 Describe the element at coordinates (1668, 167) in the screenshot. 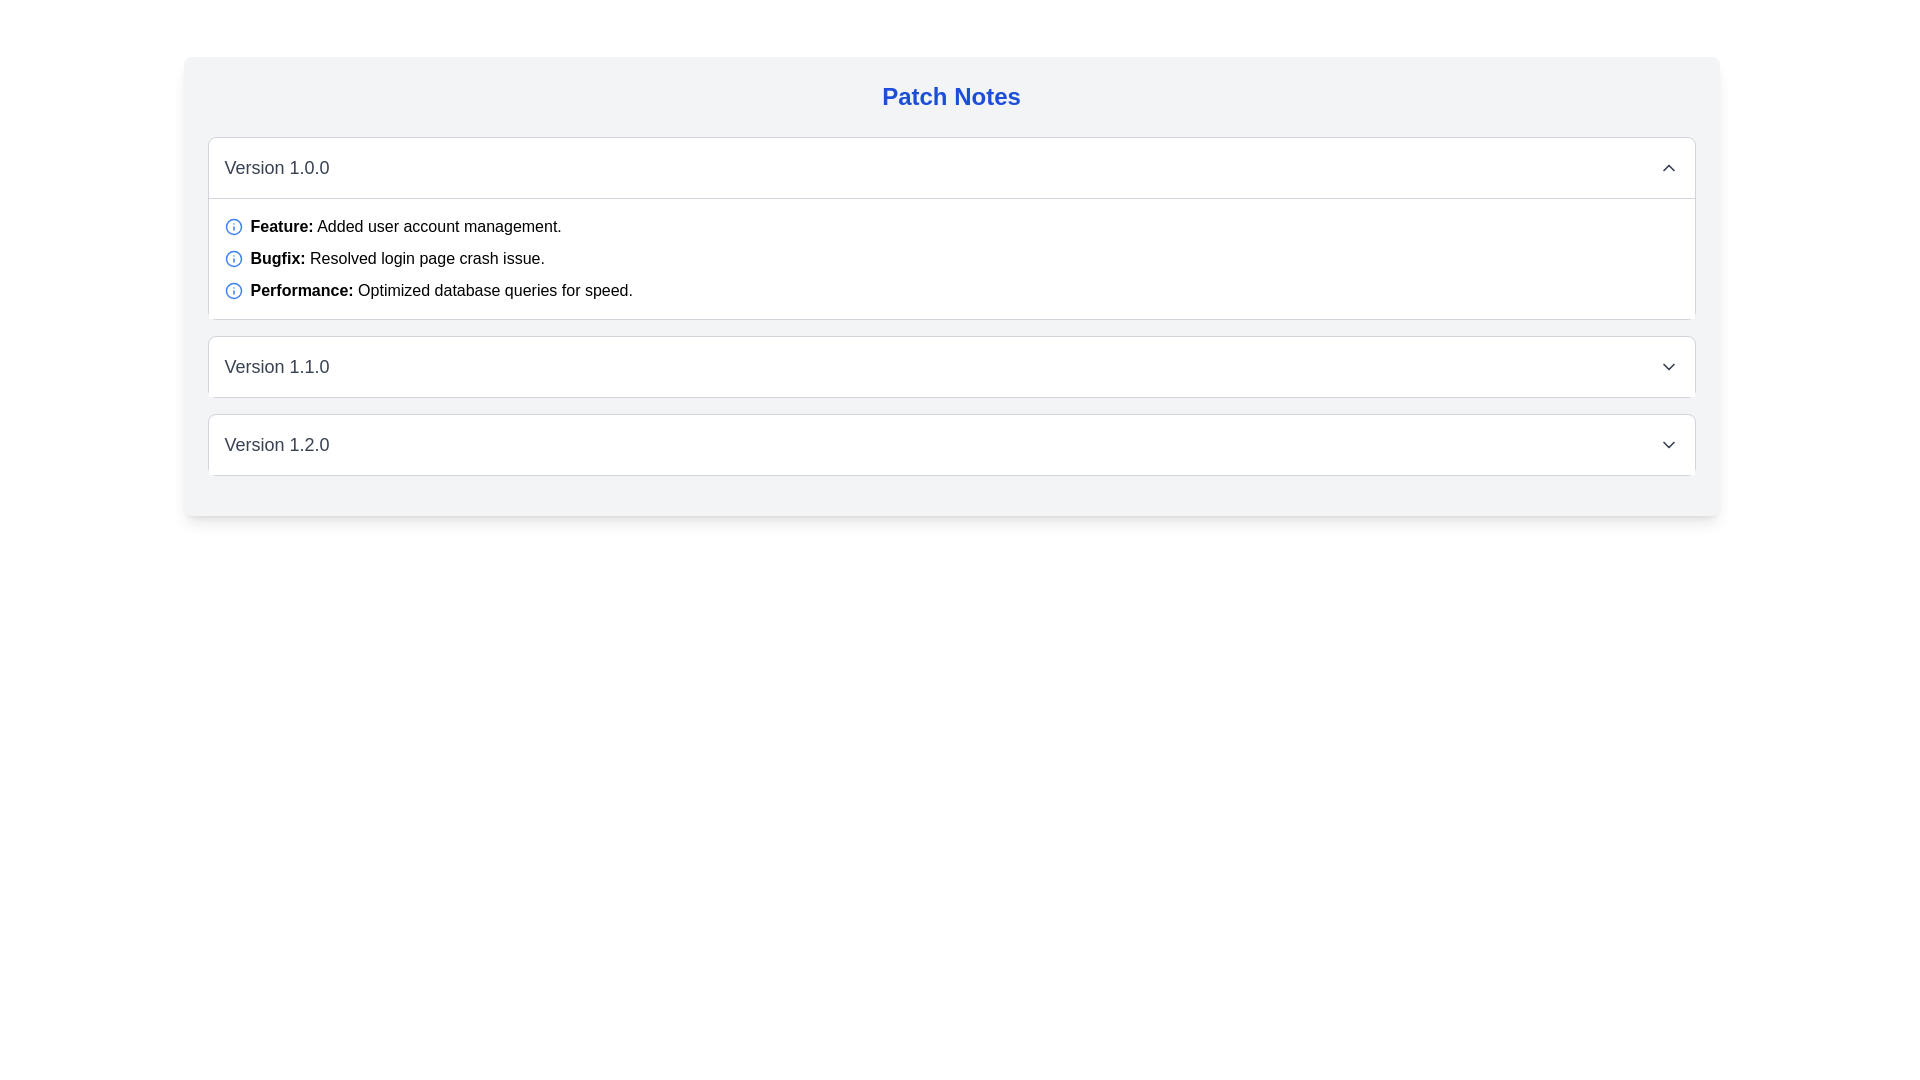

I see `the collapse icon located at the top-right corner of the section displaying the heading 'Version 1.0.0'` at that location.